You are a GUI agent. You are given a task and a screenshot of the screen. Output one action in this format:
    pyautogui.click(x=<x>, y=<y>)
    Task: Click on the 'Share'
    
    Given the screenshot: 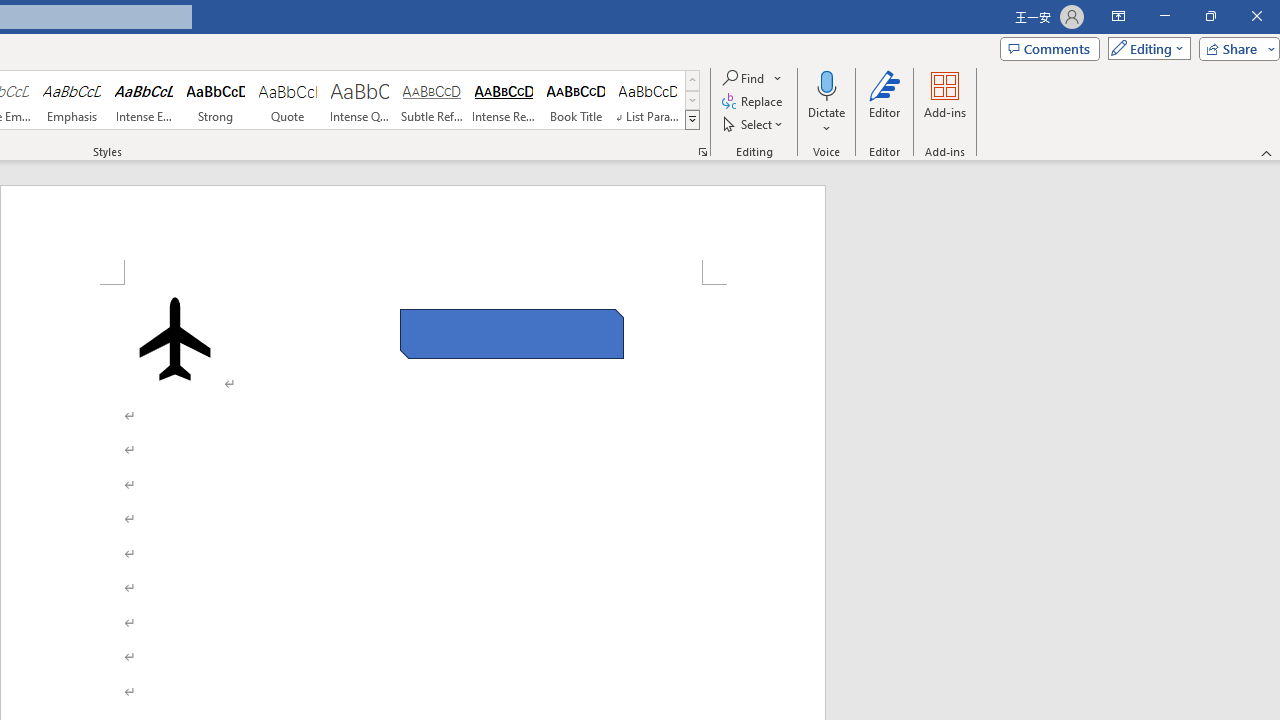 What is the action you would take?
    pyautogui.click(x=1234, y=47)
    